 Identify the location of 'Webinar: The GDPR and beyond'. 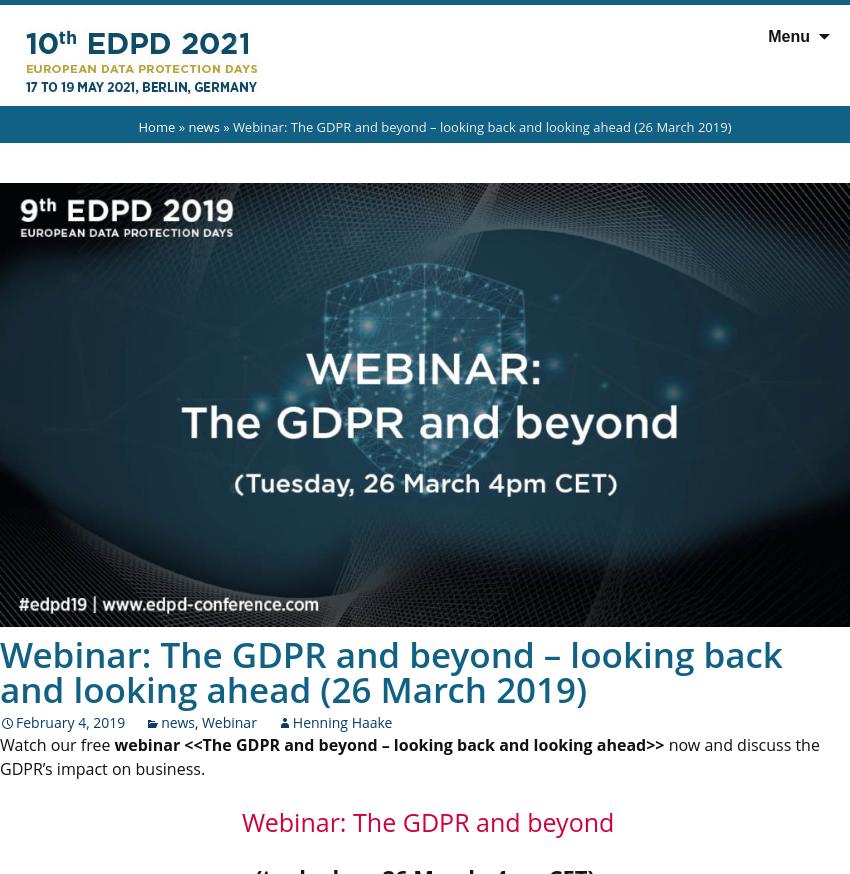
(424, 821).